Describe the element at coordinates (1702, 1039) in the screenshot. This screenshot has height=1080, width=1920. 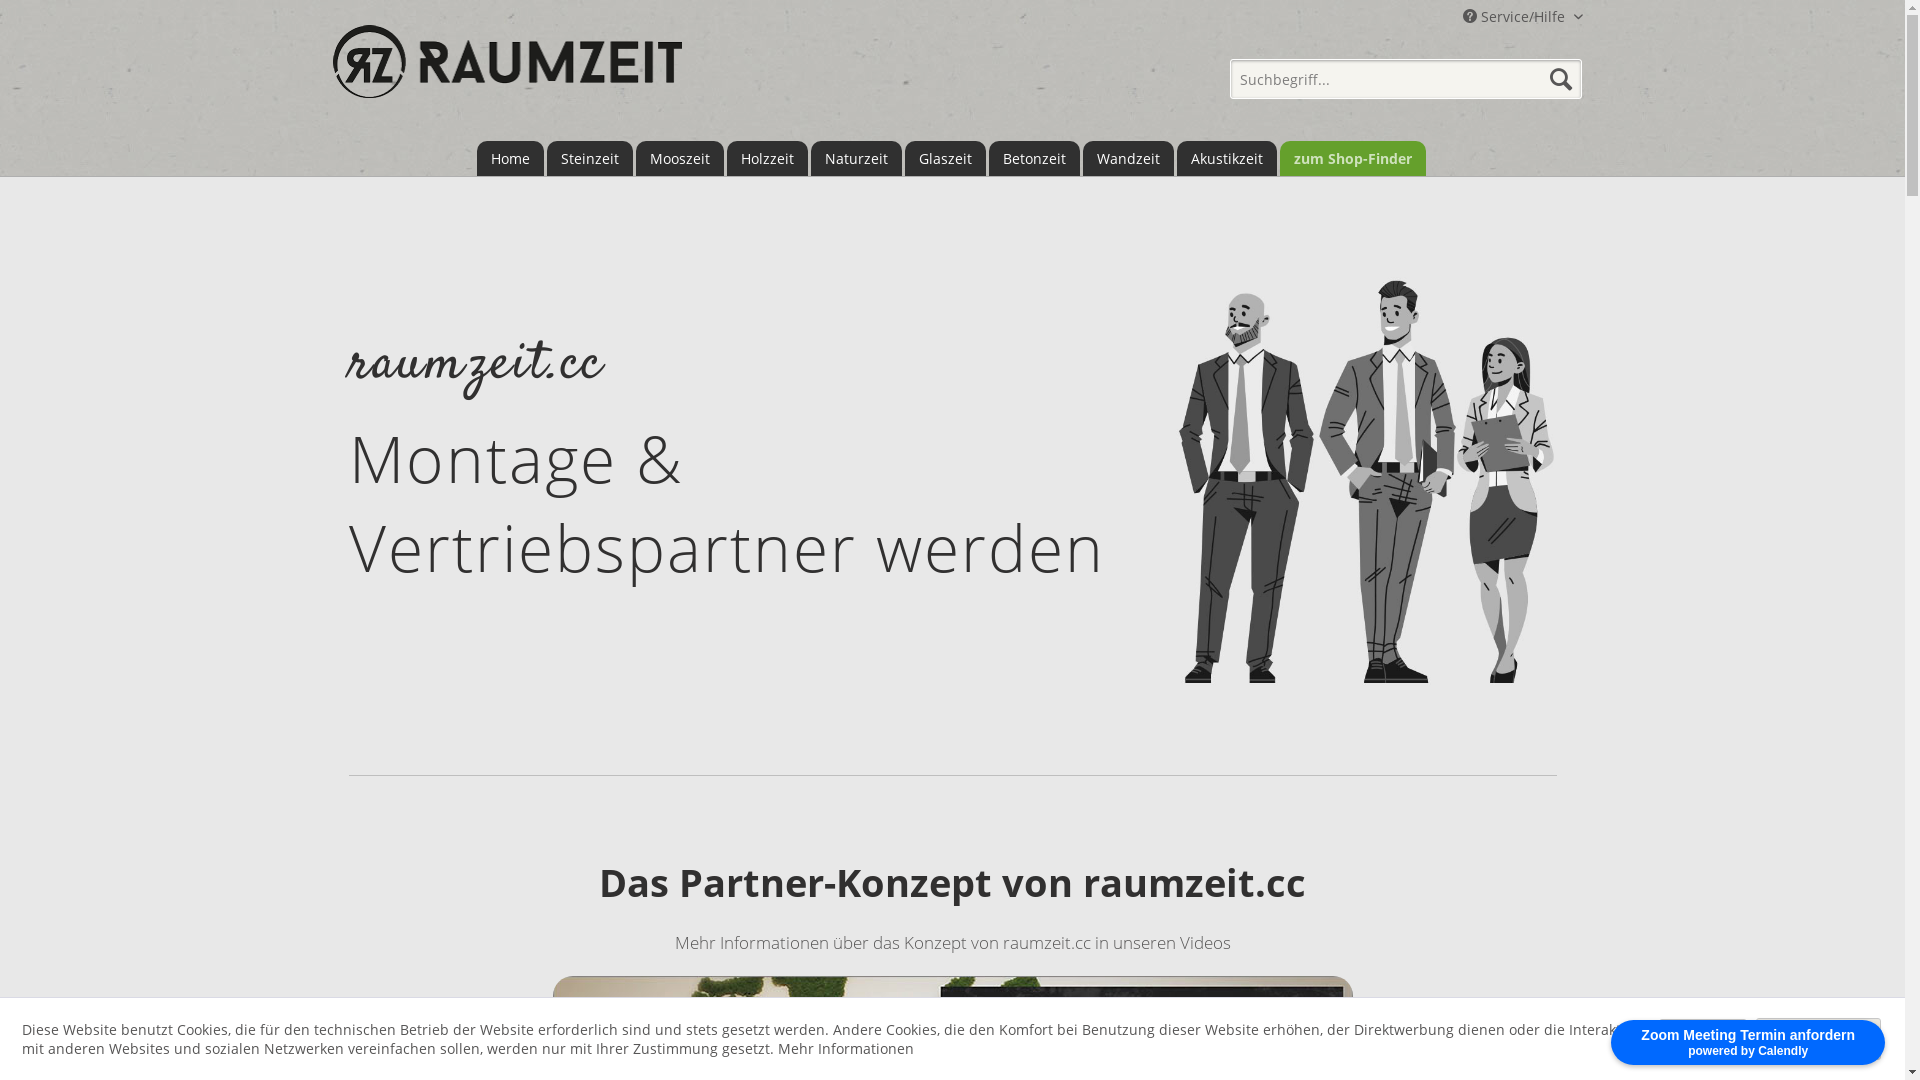
I see `'Ablehnen'` at that location.